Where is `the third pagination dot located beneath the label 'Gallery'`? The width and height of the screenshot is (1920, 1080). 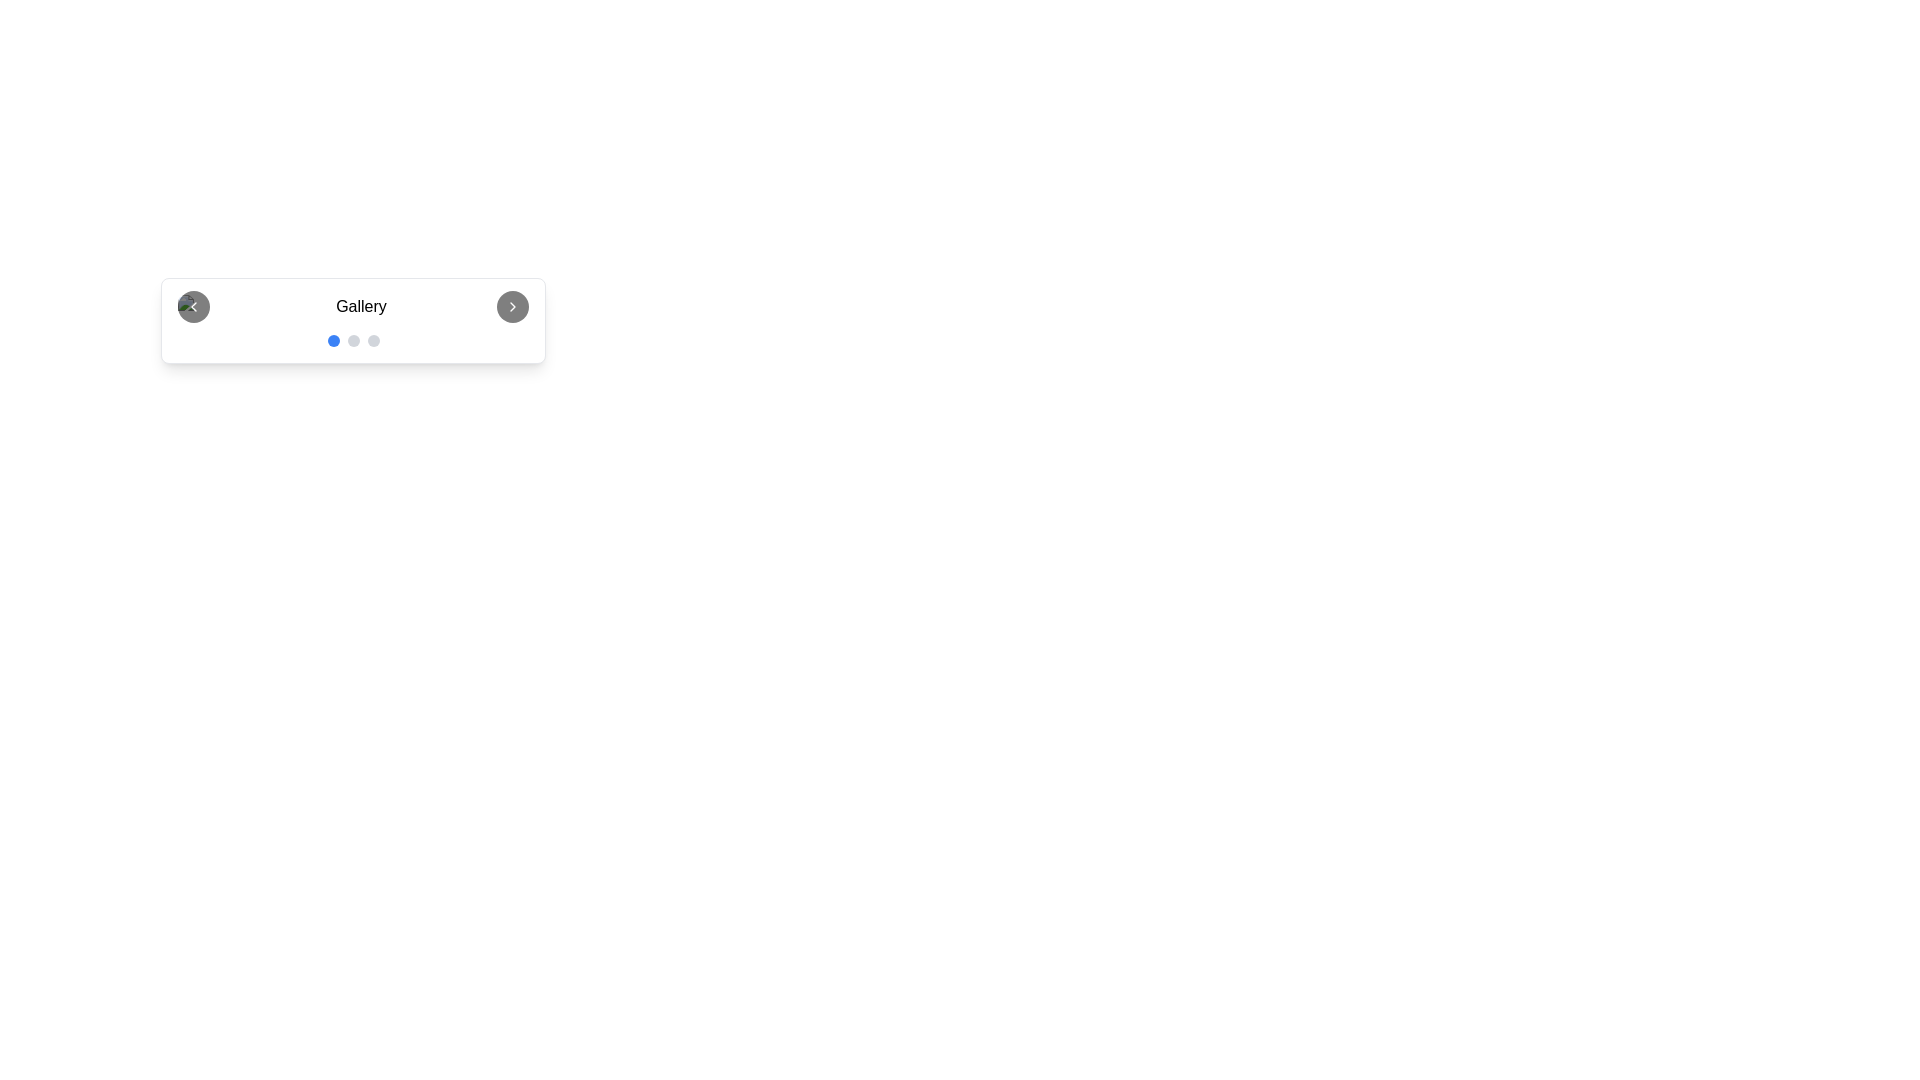 the third pagination dot located beneath the label 'Gallery' is located at coordinates (373, 339).